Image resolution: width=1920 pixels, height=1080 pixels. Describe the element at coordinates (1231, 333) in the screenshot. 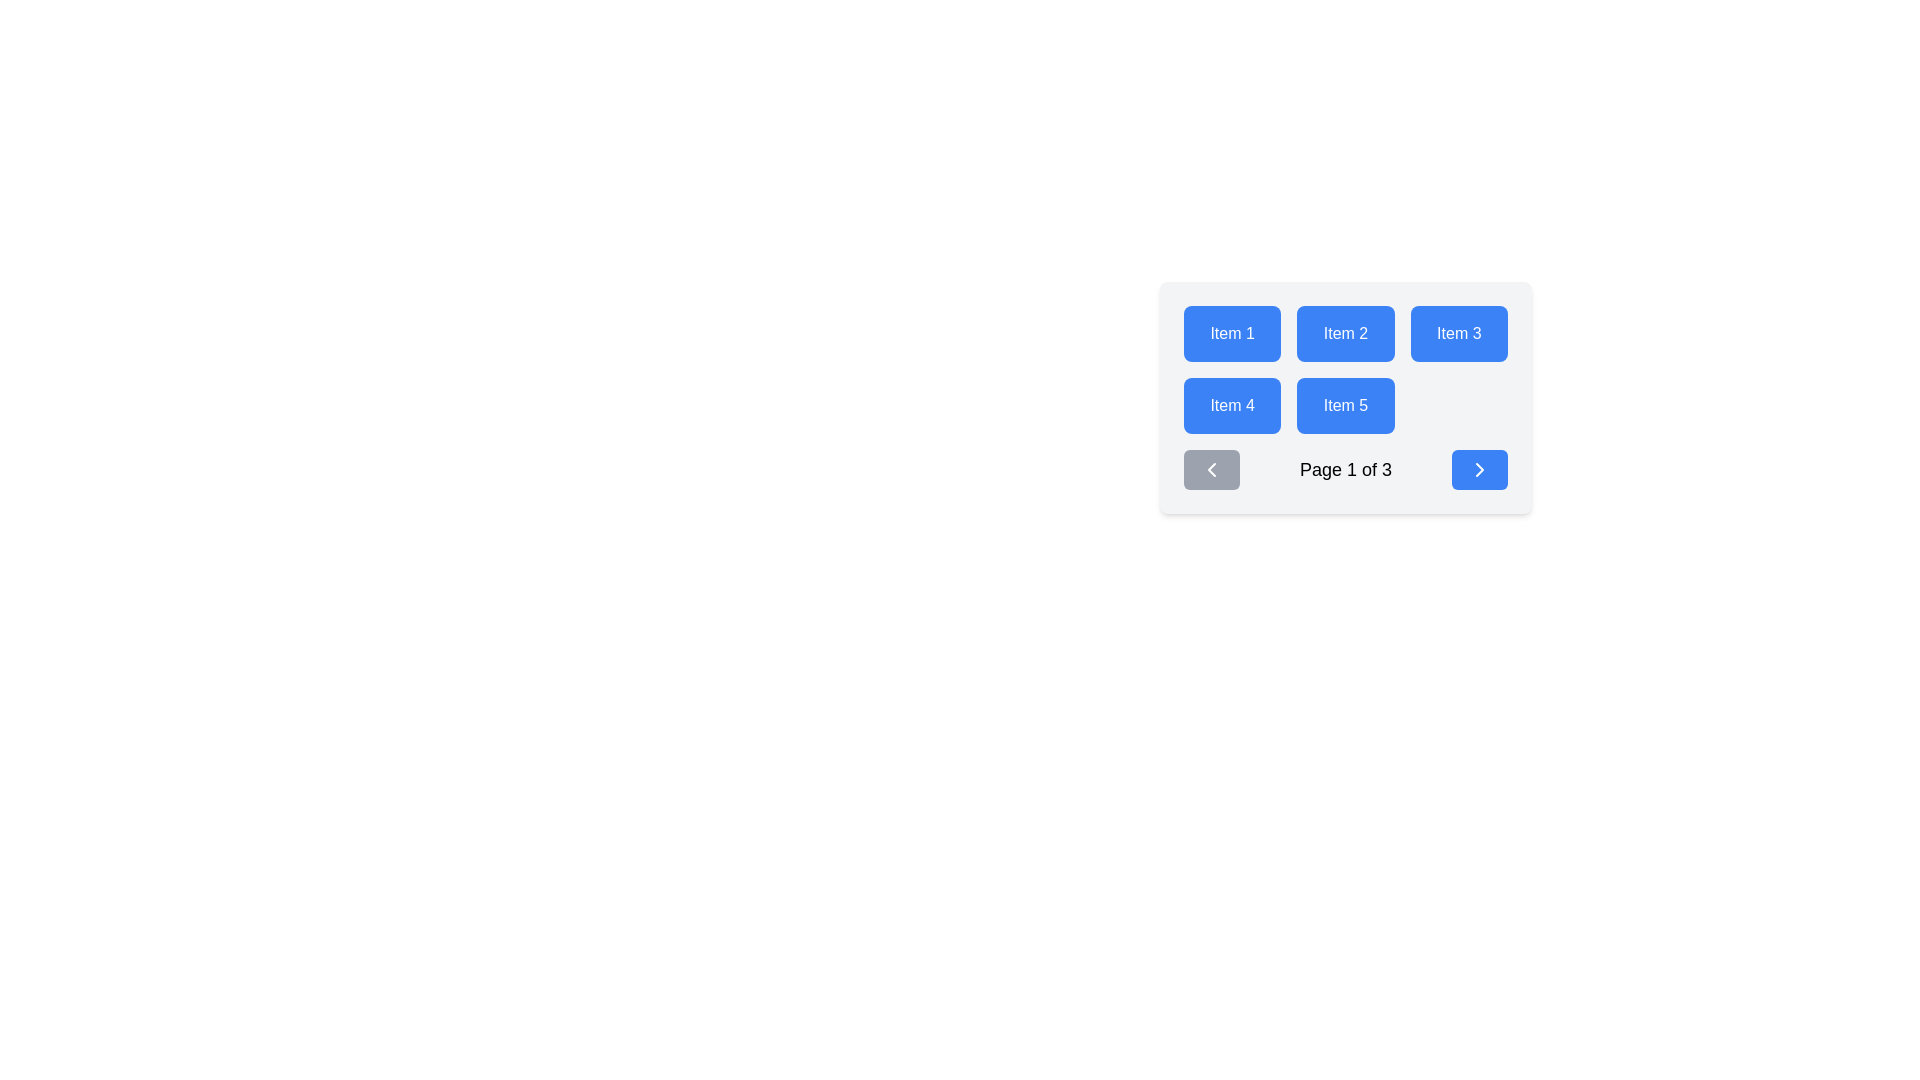

I see `the static label or grid item with a bright blue background and white text that reads 'Item 1', located in the upper-right section of the interface` at that location.